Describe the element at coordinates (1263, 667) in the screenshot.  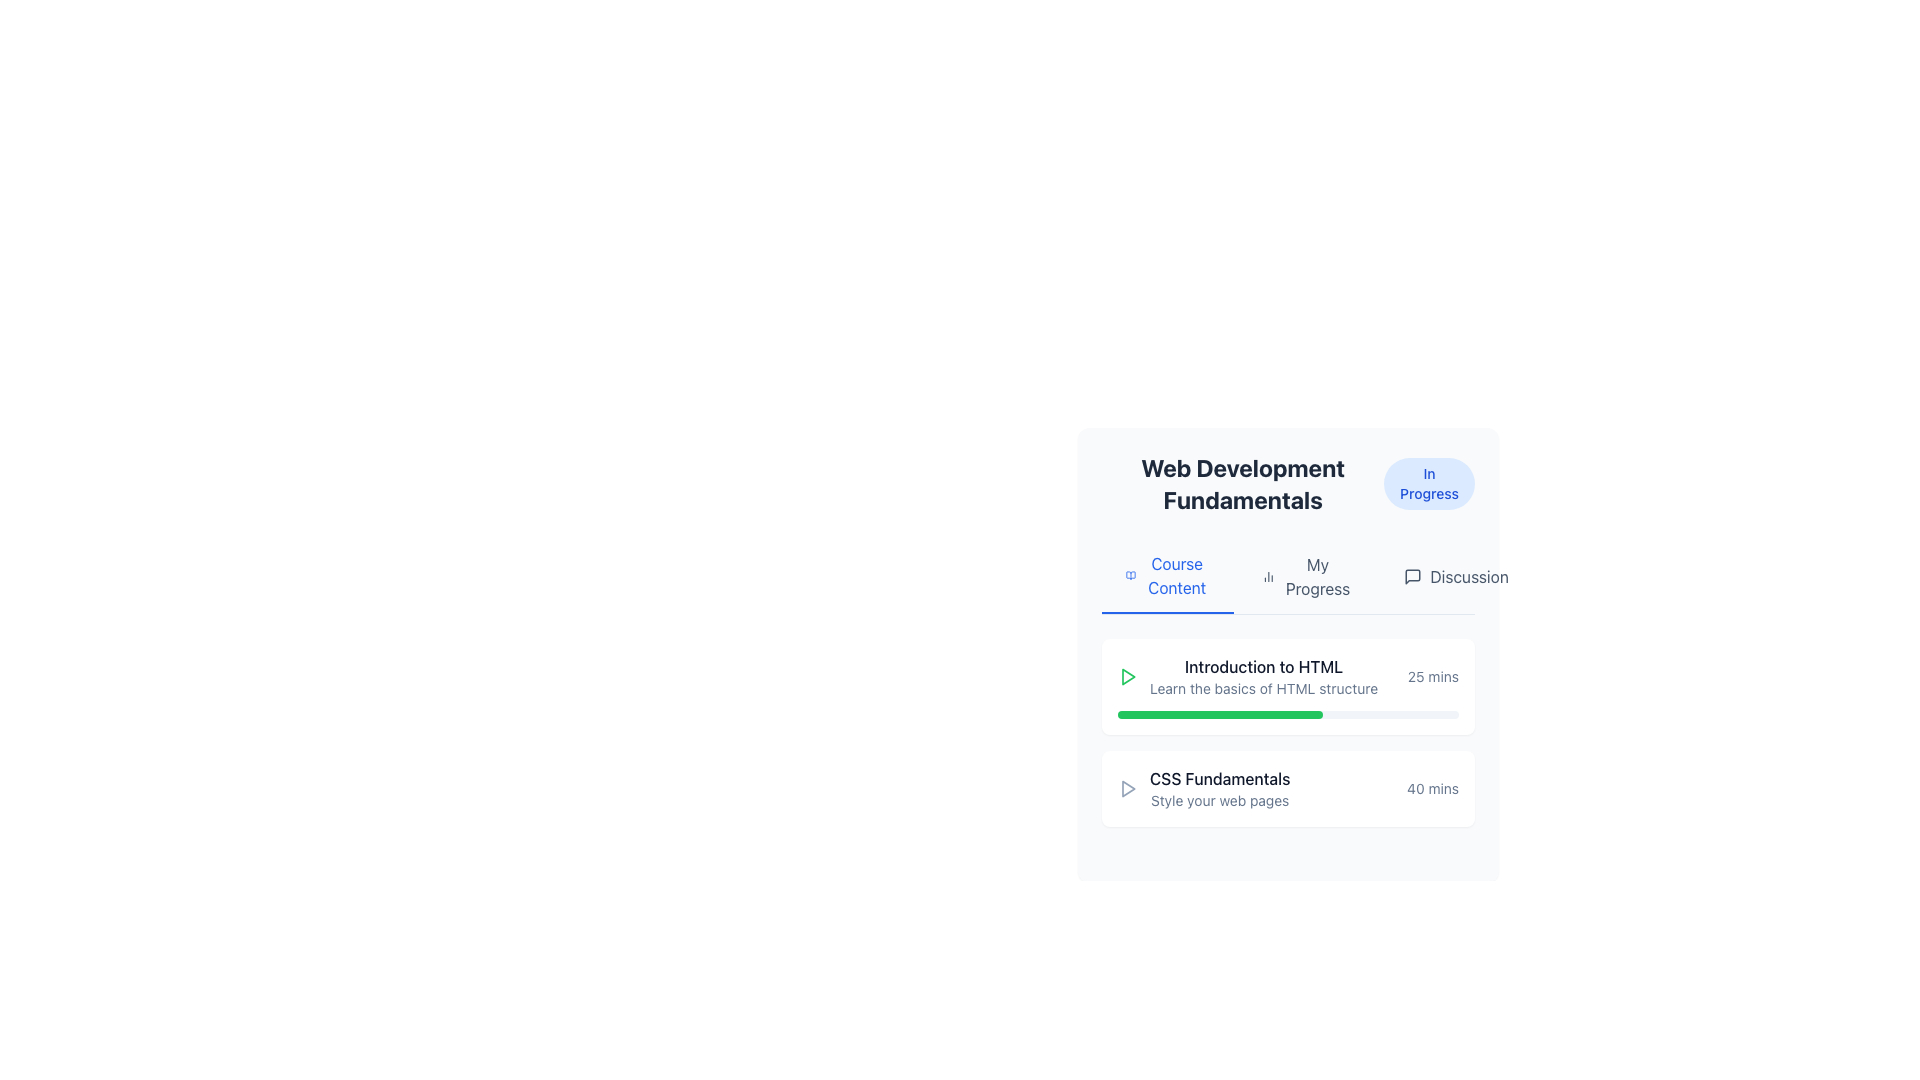
I see `static text label displaying 'Introduction to HTML', which is the first item in the list of the section titled 'Web Development Fundamentals'` at that location.